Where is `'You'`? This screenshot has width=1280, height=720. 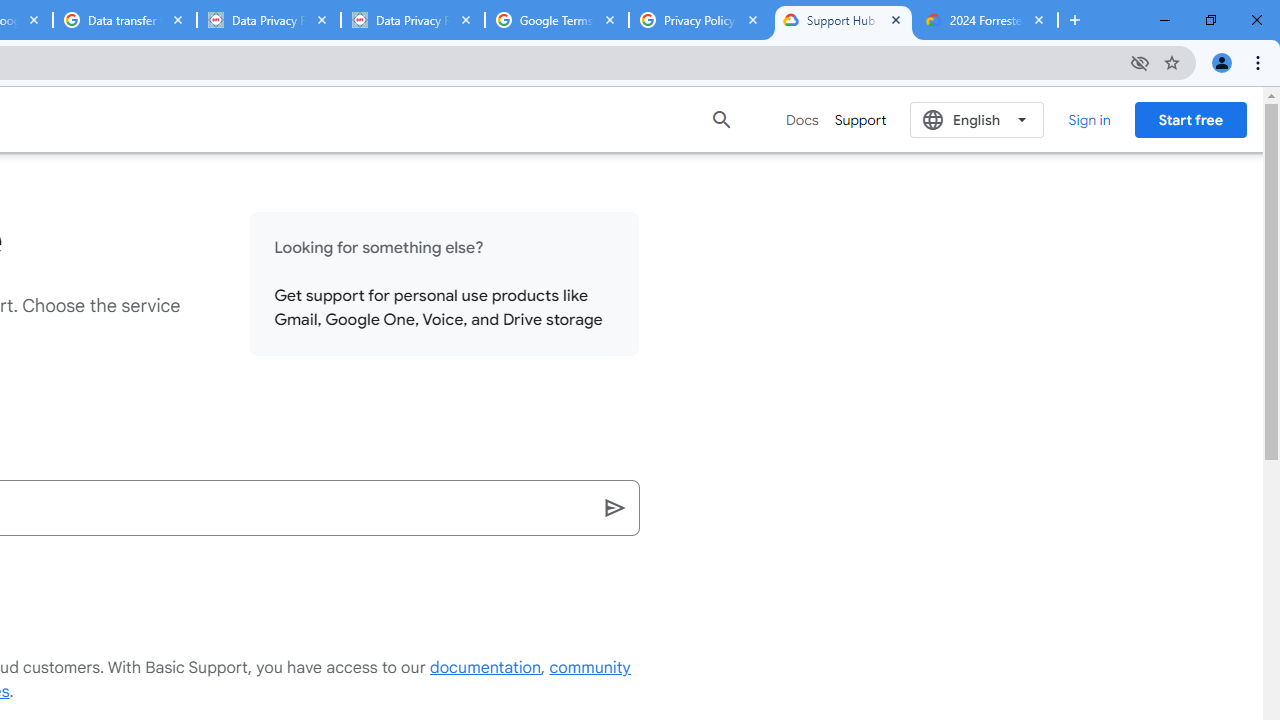
'You' is located at coordinates (1220, 61).